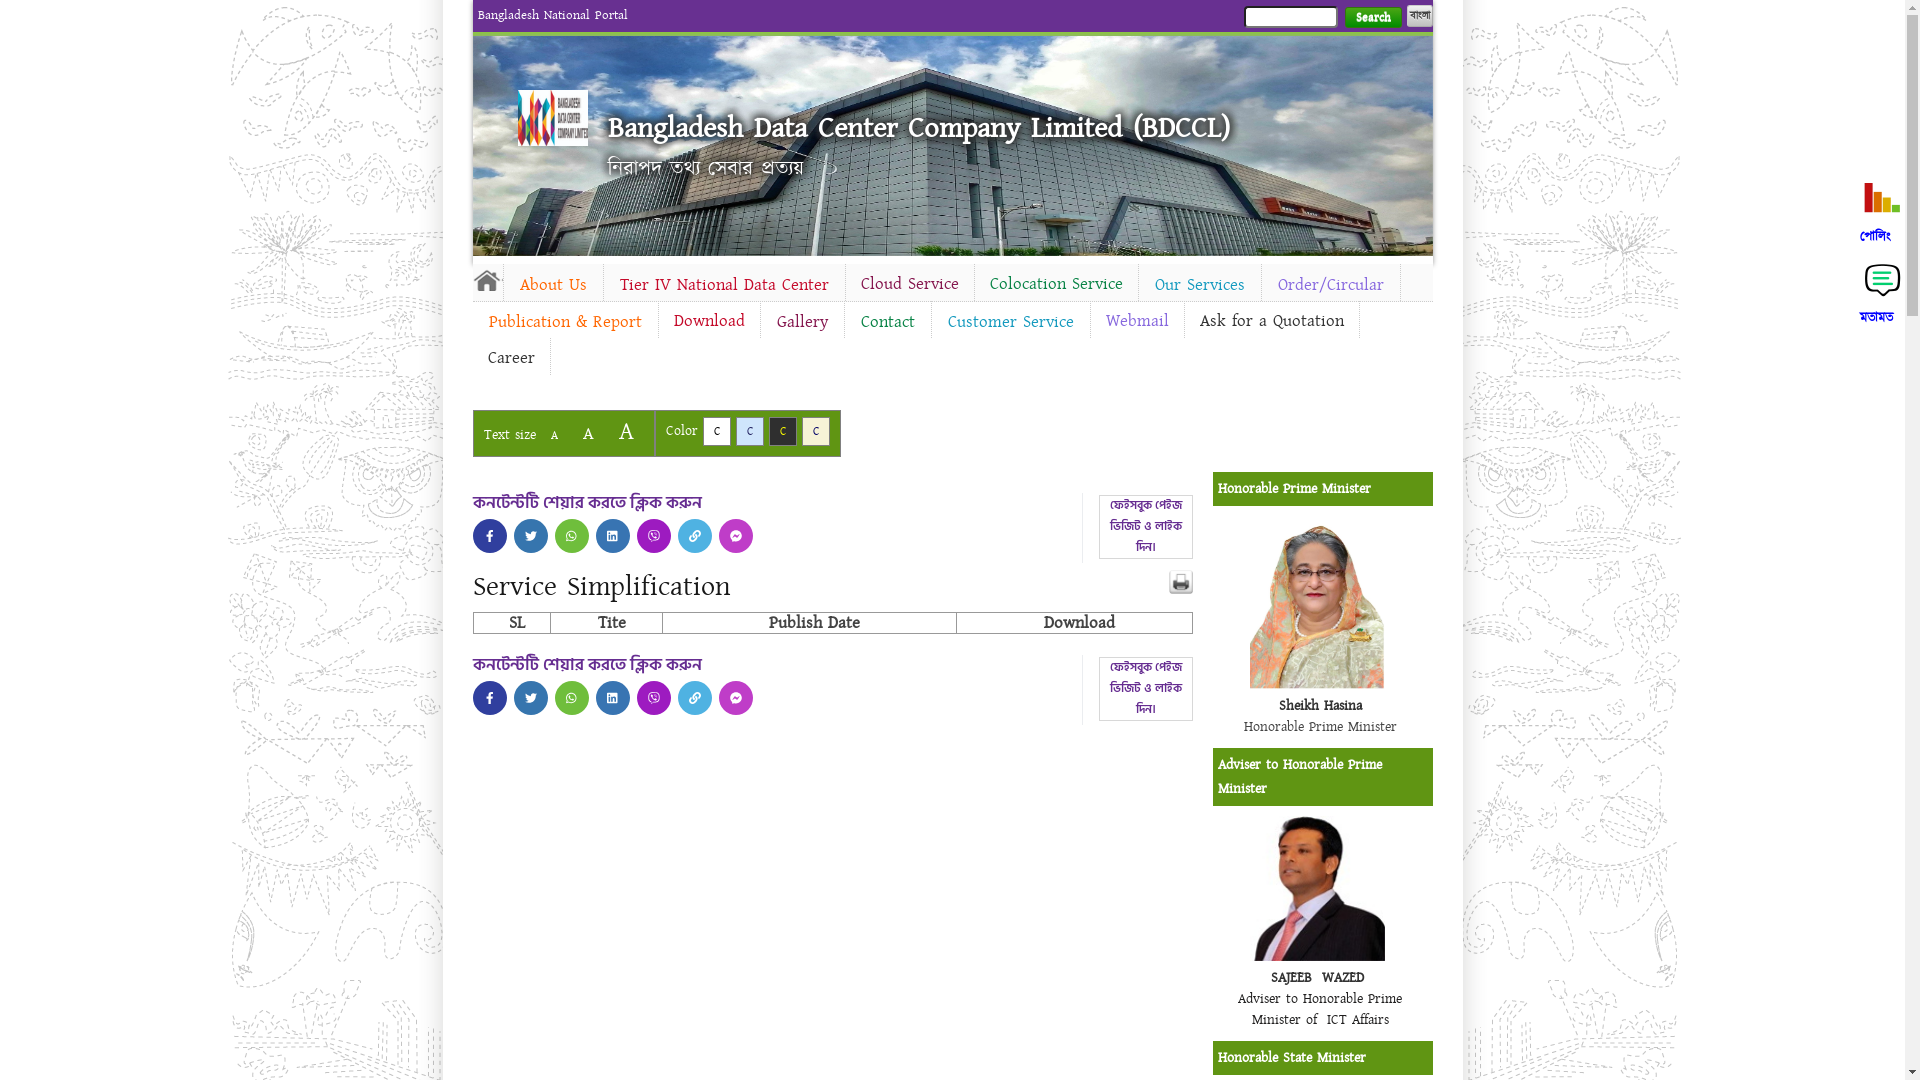 This screenshot has height=1080, width=1920. Describe the element at coordinates (708, 319) in the screenshot. I see `'Download'` at that location.